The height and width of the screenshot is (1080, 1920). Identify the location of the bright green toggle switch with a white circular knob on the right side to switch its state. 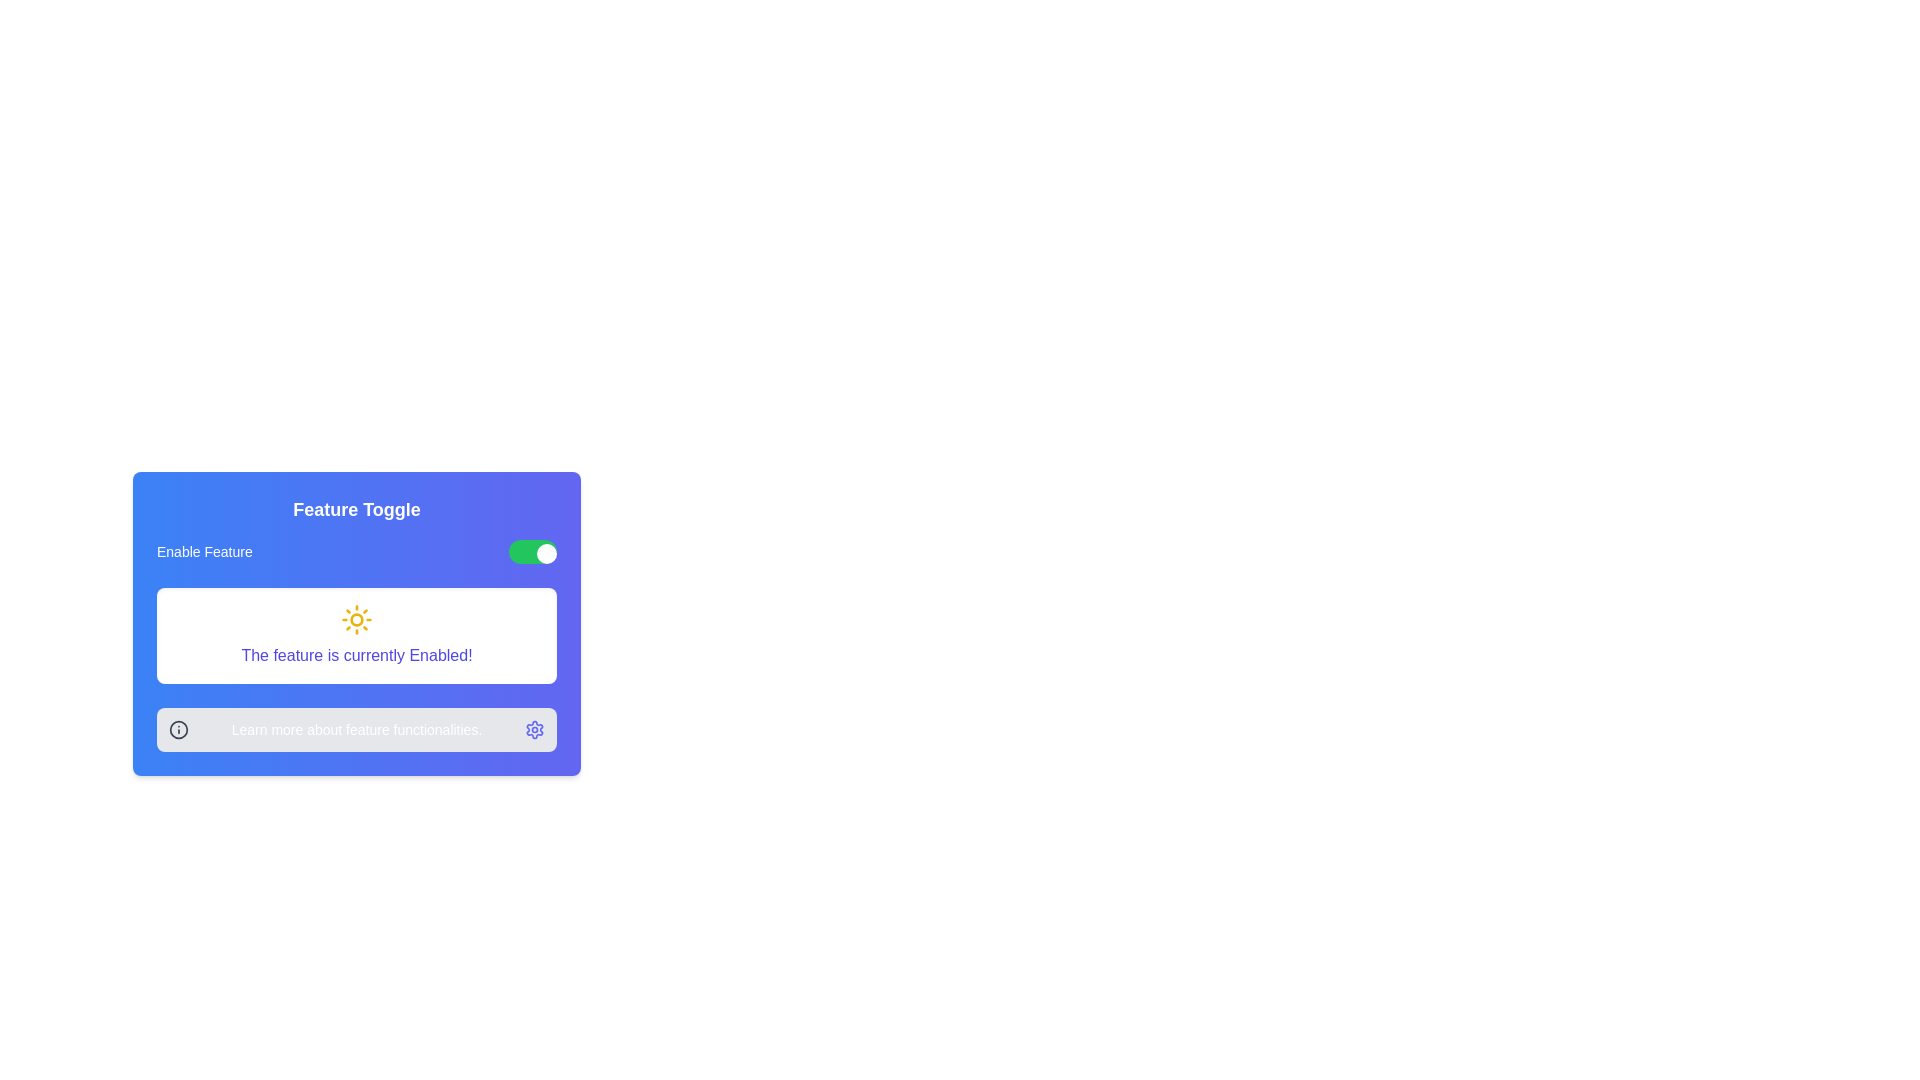
(532, 551).